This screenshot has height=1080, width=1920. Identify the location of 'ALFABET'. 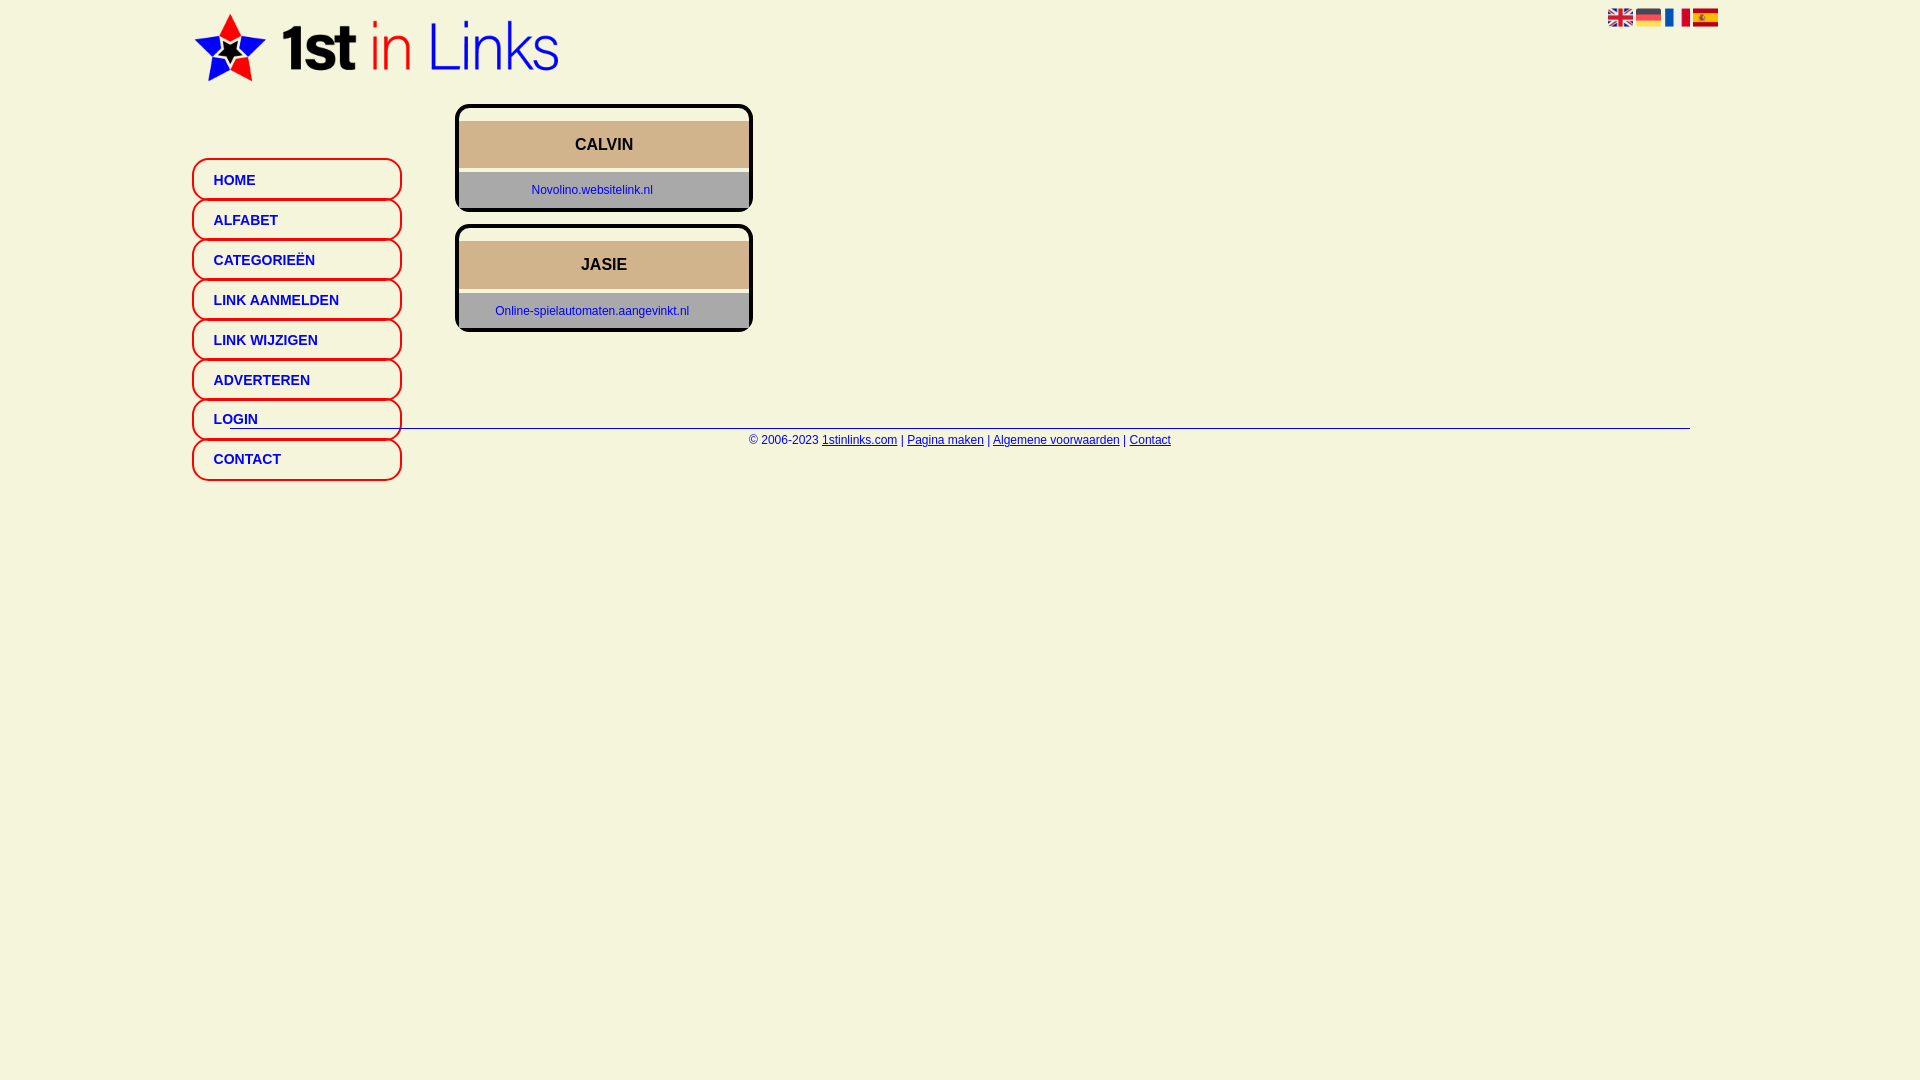
(296, 219).